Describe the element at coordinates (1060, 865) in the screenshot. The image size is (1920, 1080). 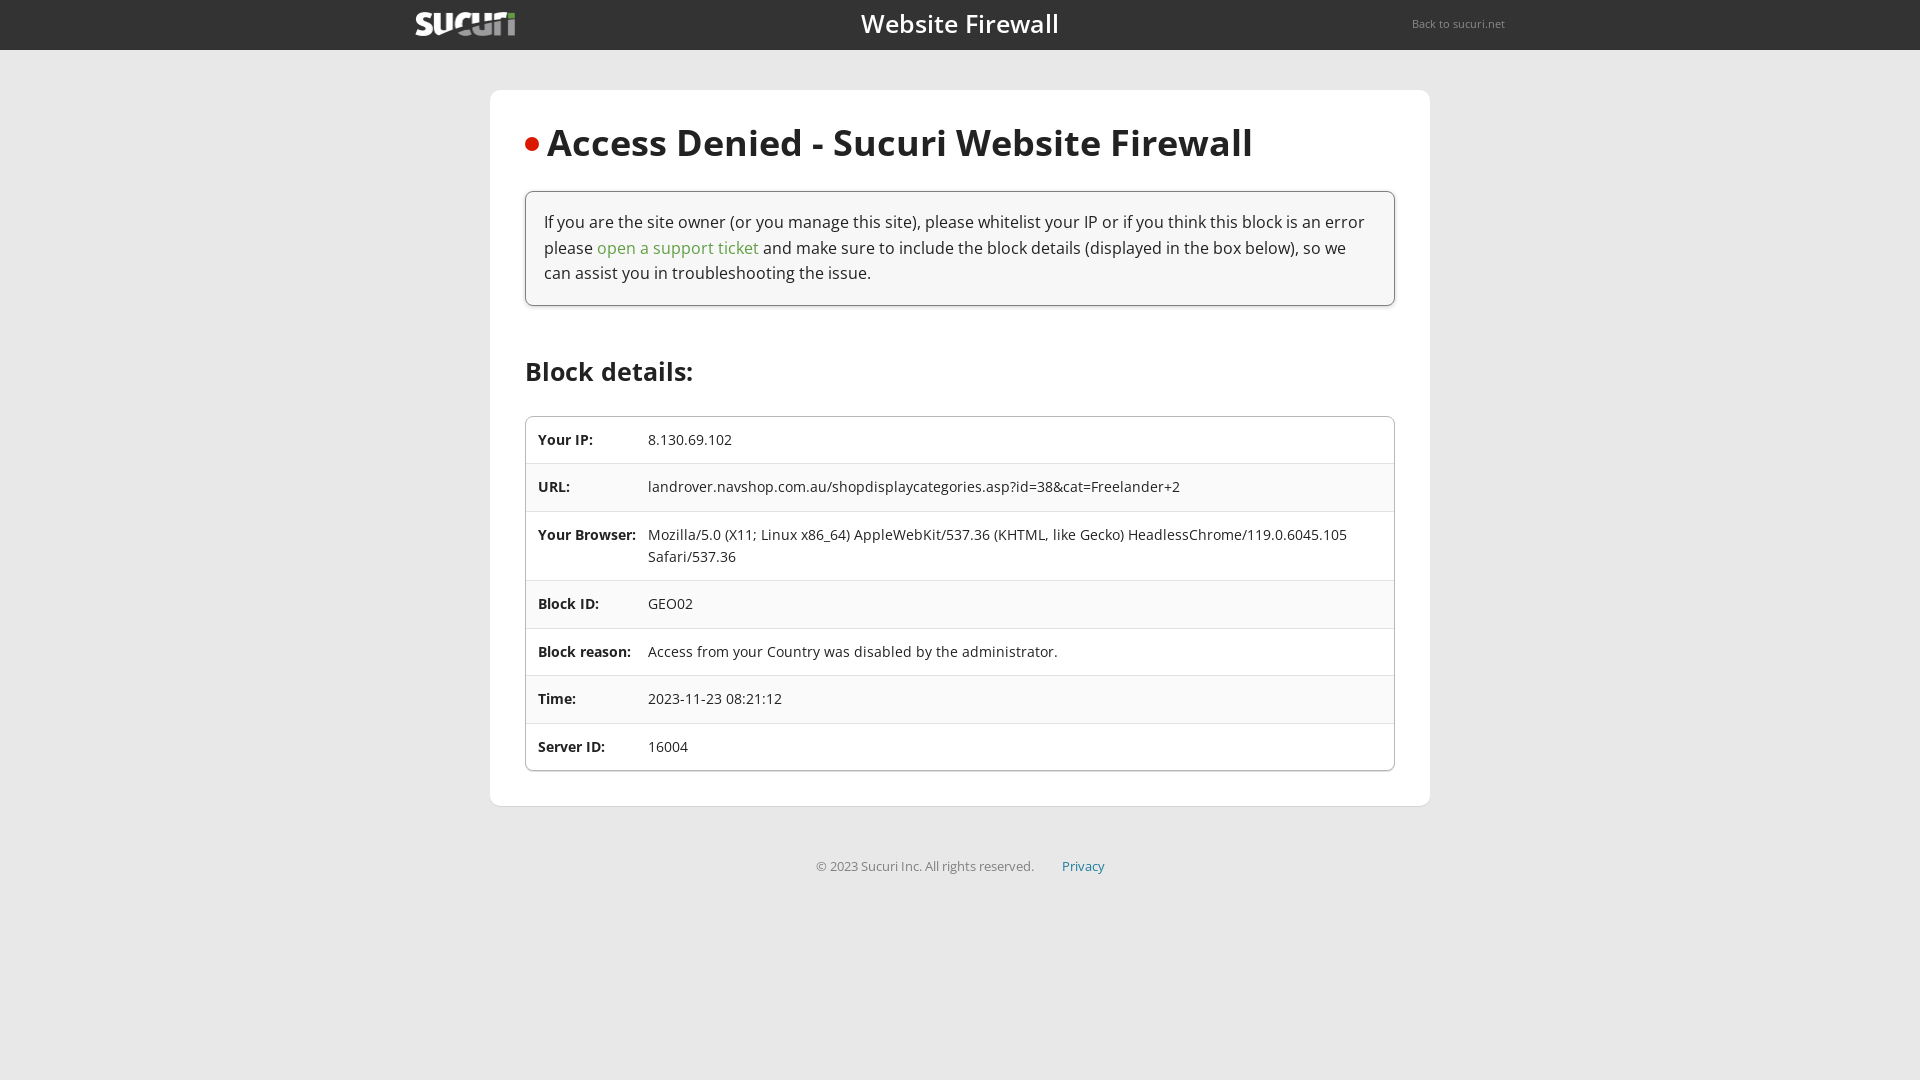
I see `'Privacy'` at that location.